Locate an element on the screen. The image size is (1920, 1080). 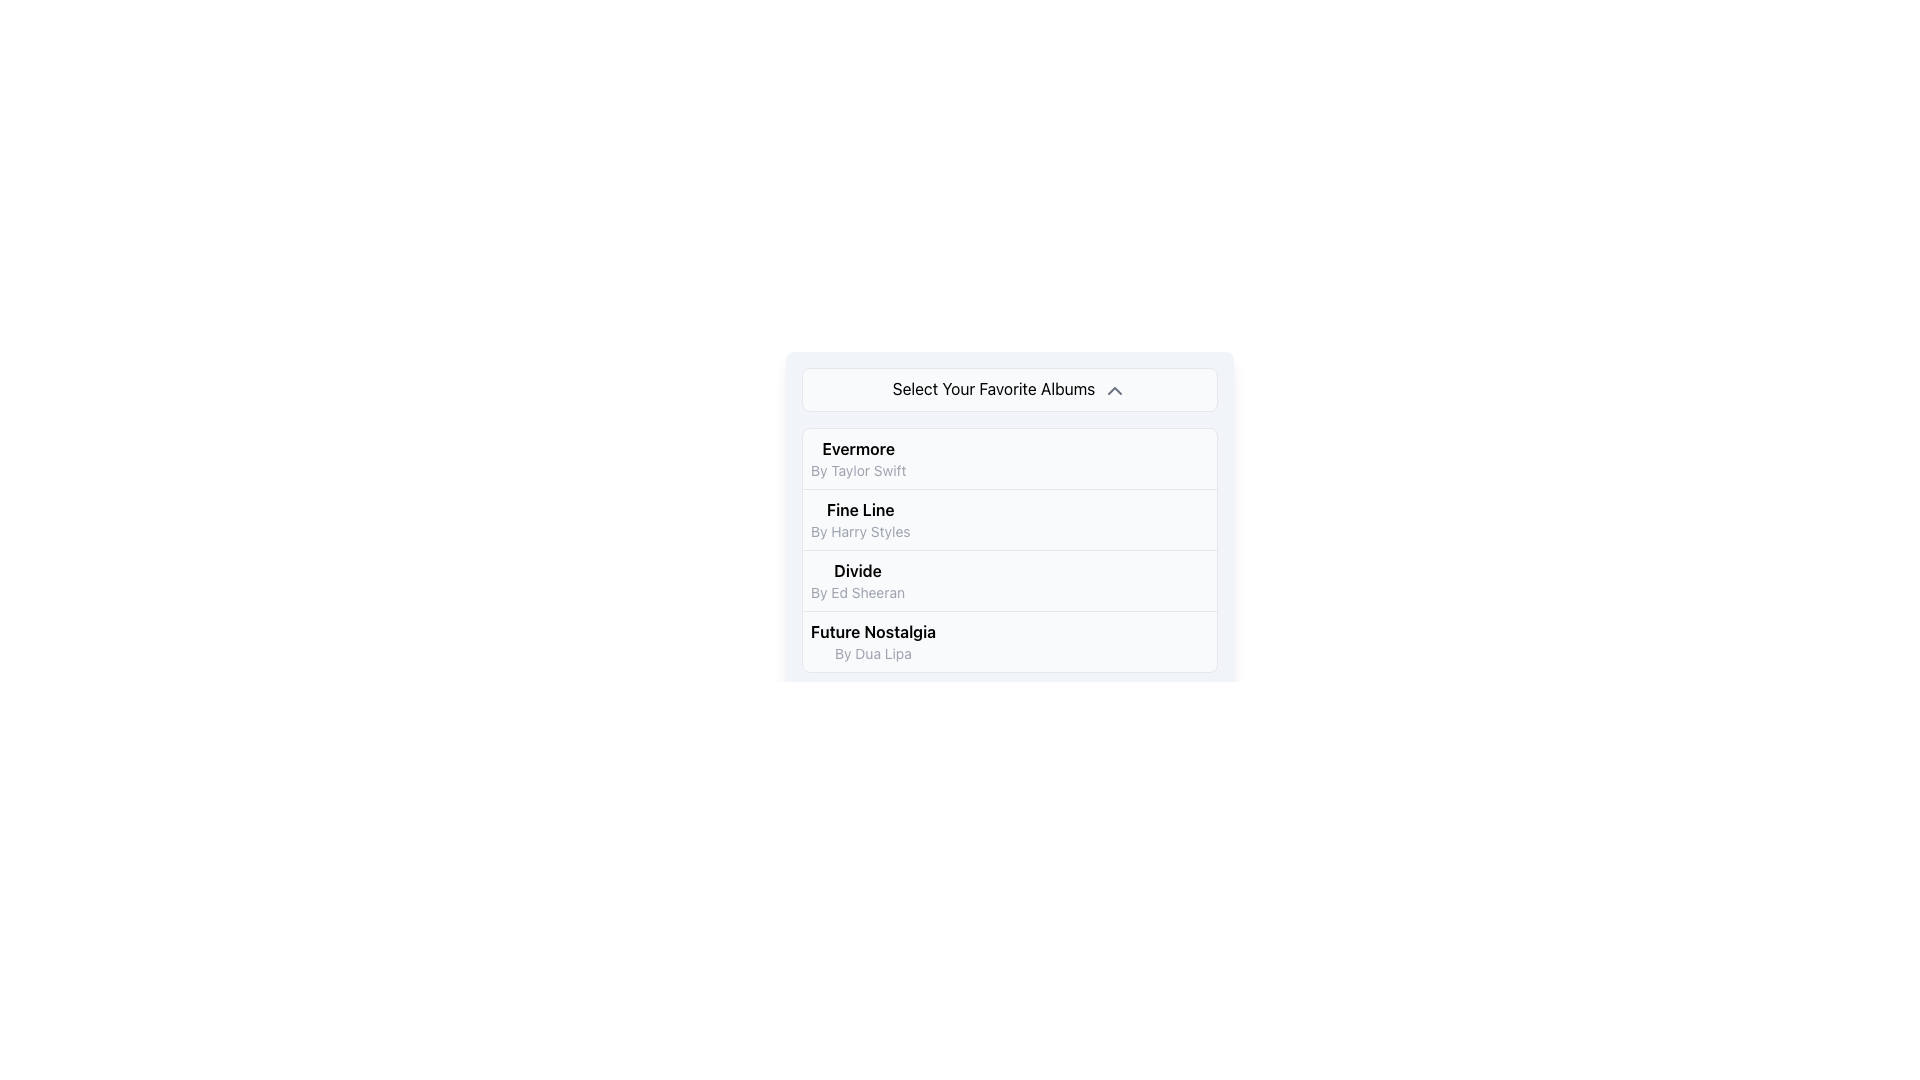
on the text display element featuring the title 'Future Nostalgia' and subtitle 'By Dua Lipa' located at the bottom of the list is located at coordinates (873, 641).